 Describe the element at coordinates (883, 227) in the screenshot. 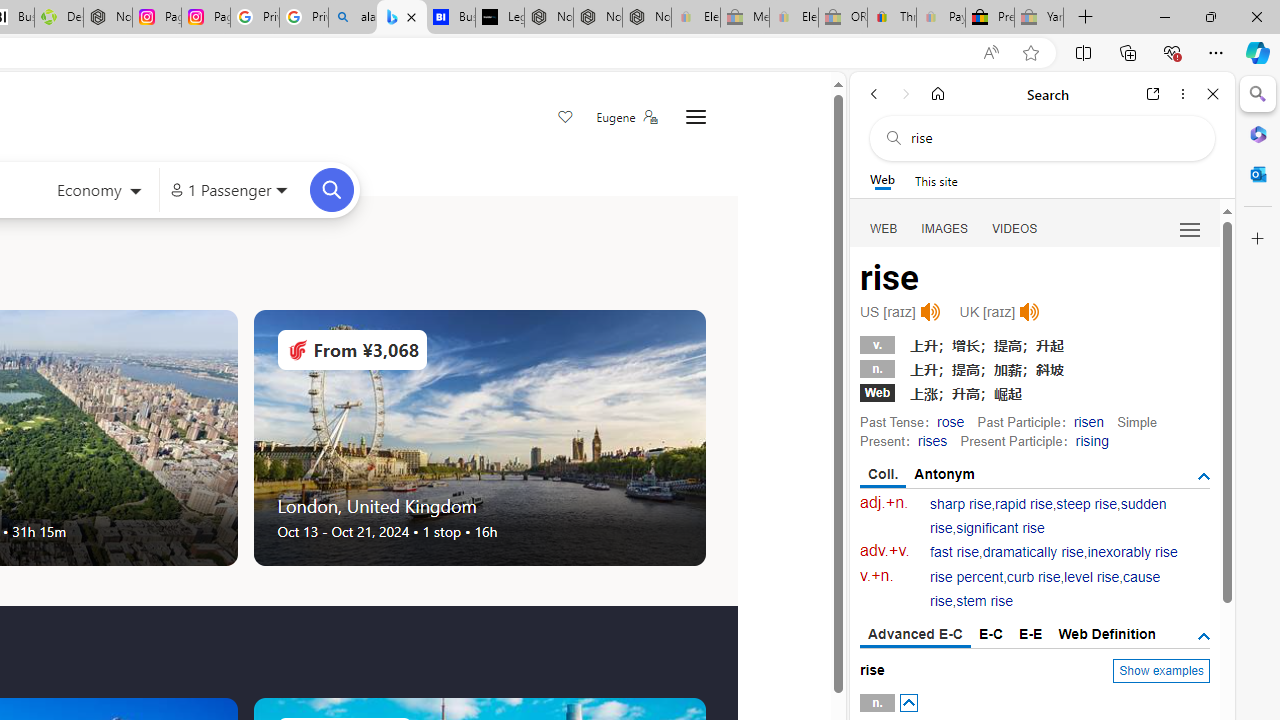

I see `'WEB'` at that location.